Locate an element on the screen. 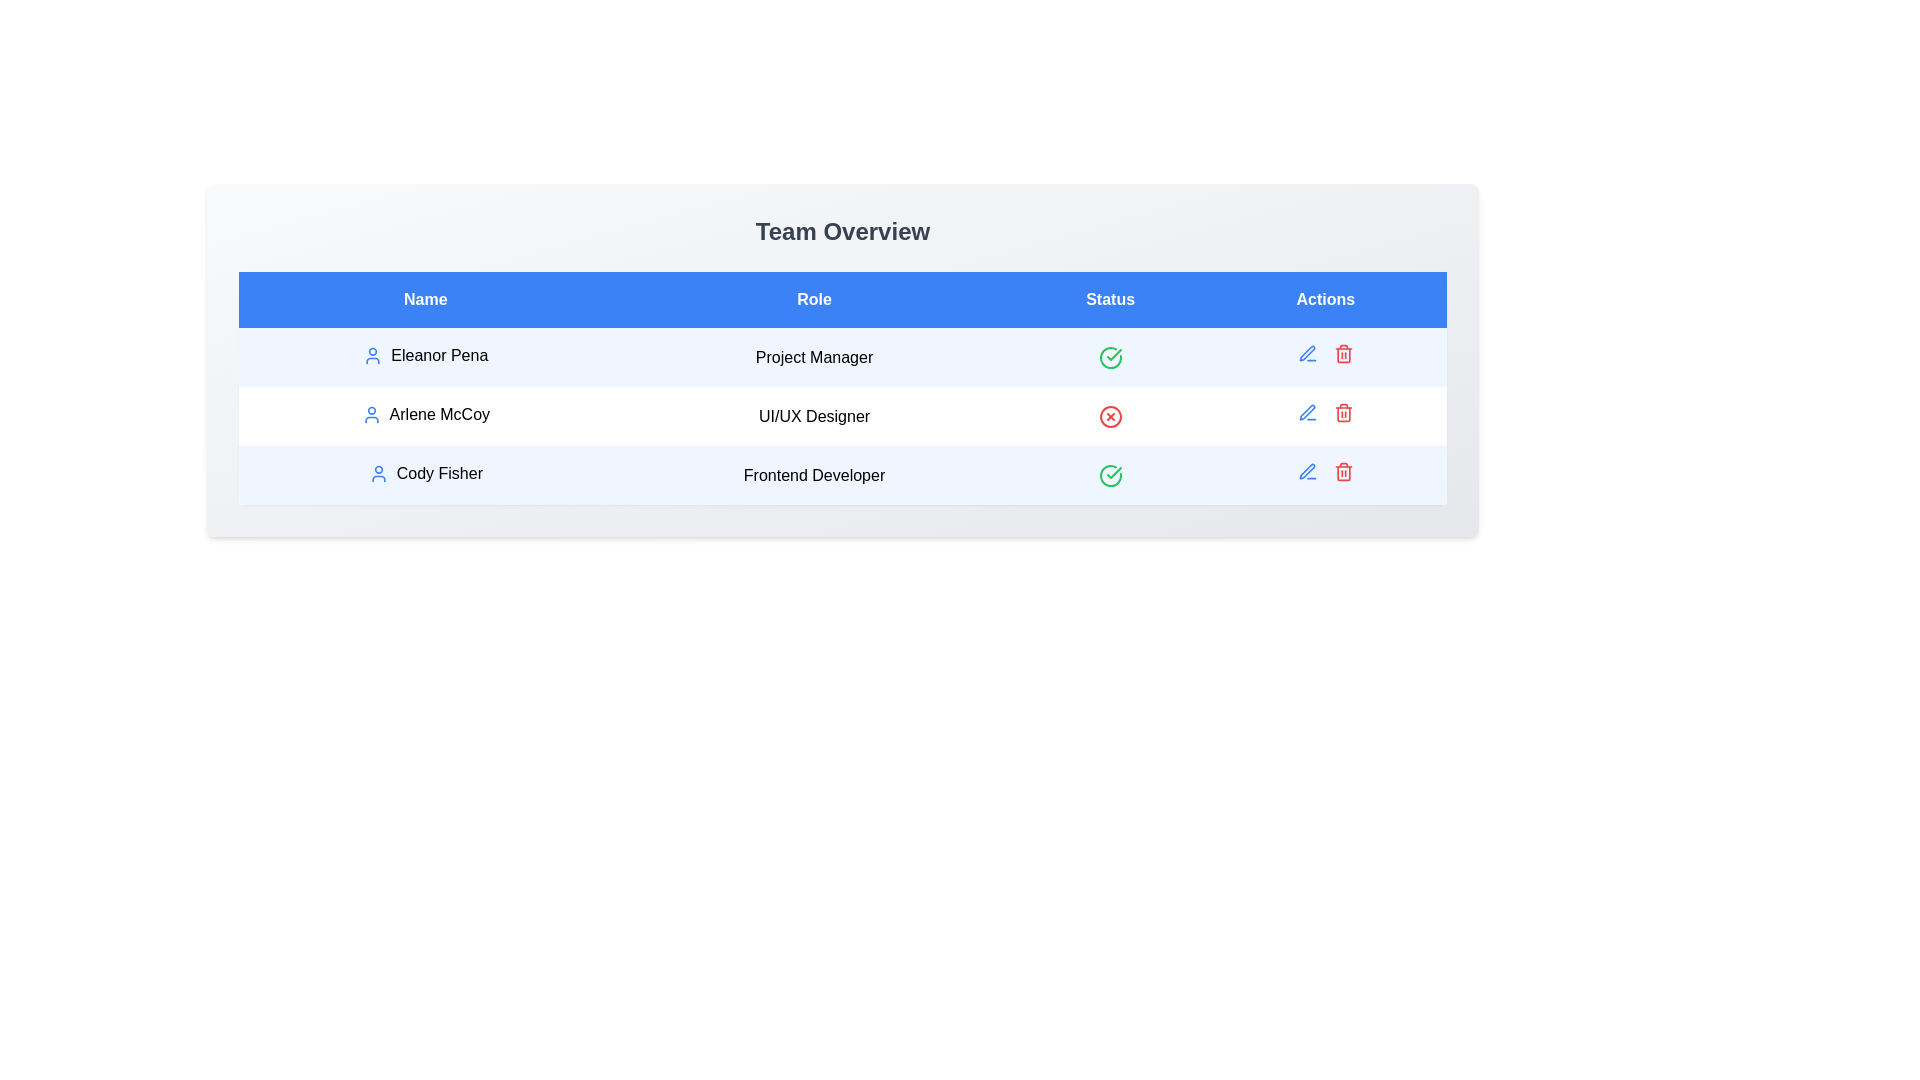  the text label displaying 'UI/UX Designer' located in the second row under the 'Role' column for 'Arlene McCoy.' is located at coordinates (814, 415).